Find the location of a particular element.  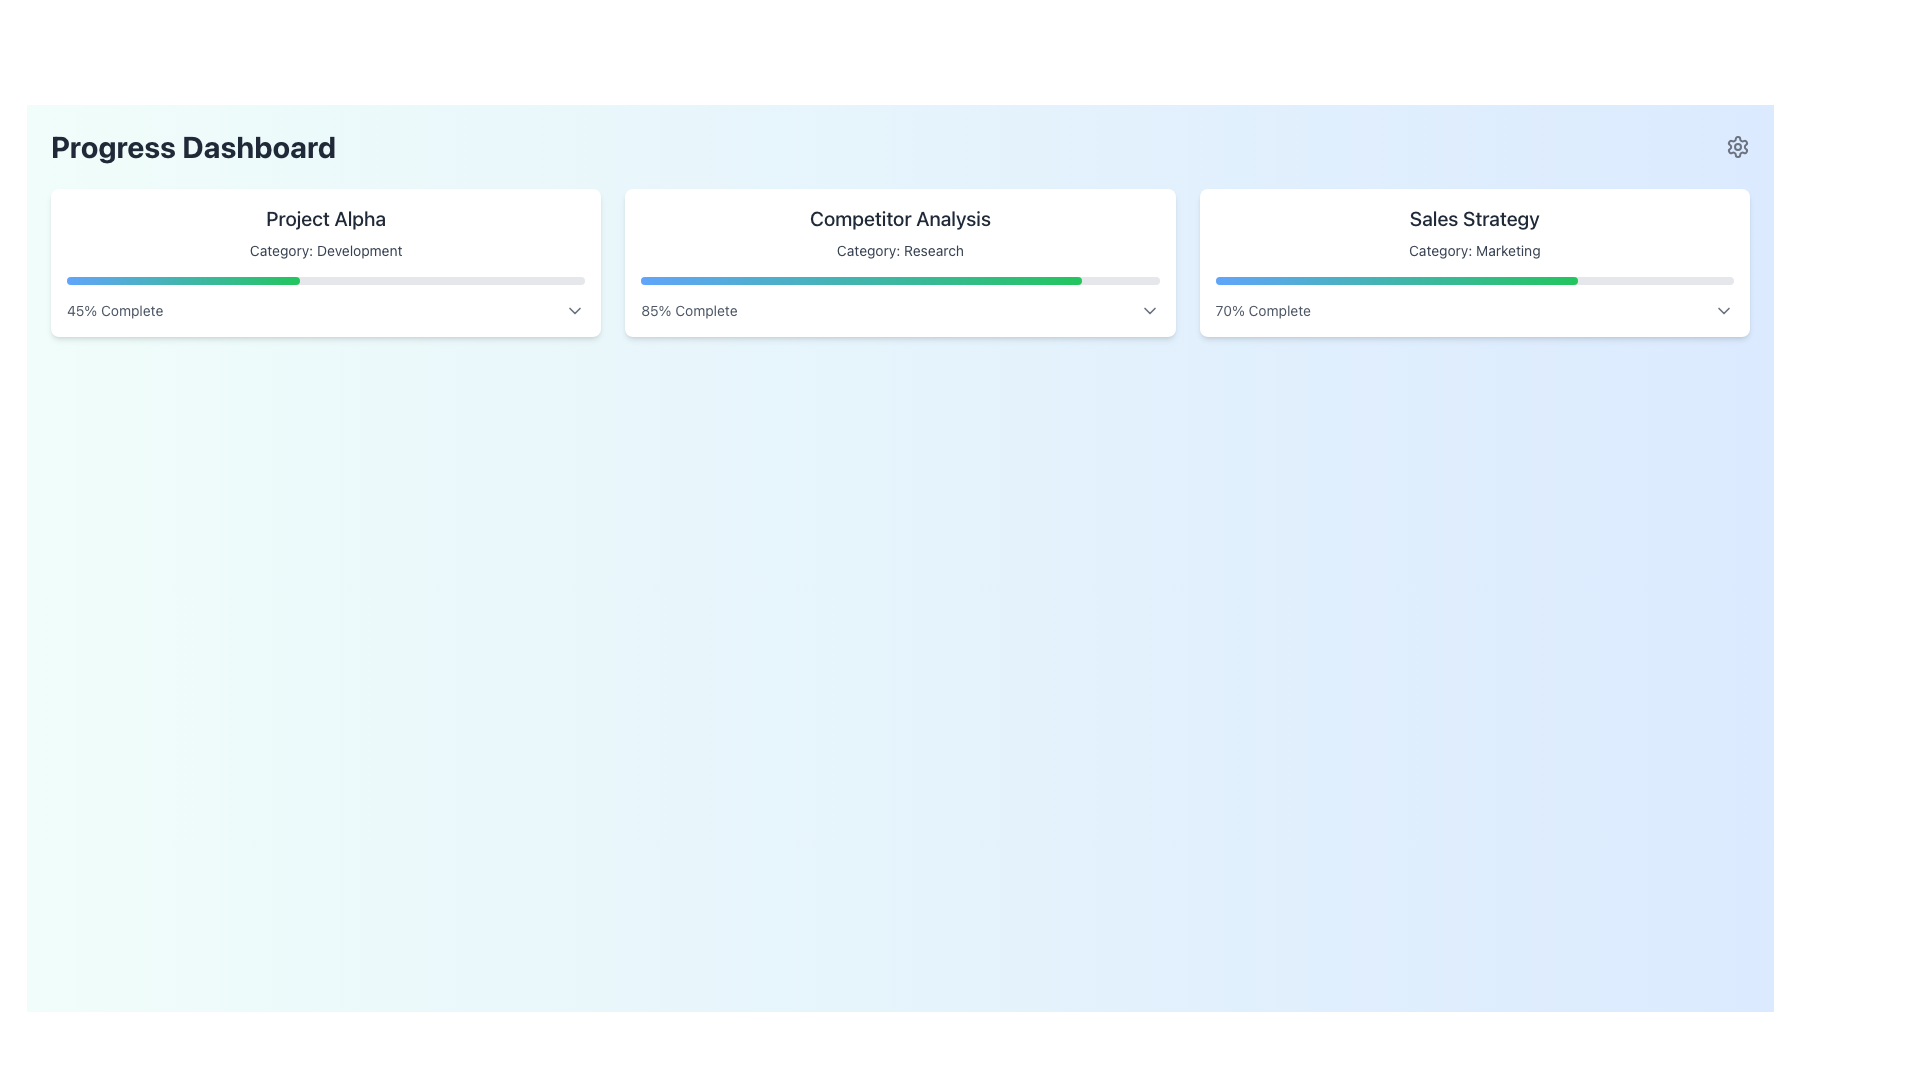

the Horizontal Progress Bar located in the 'Project Alpha' card, which shows a progress of 45% and is positioned above the text '45% Complete' is located at coordinates (326, 281).